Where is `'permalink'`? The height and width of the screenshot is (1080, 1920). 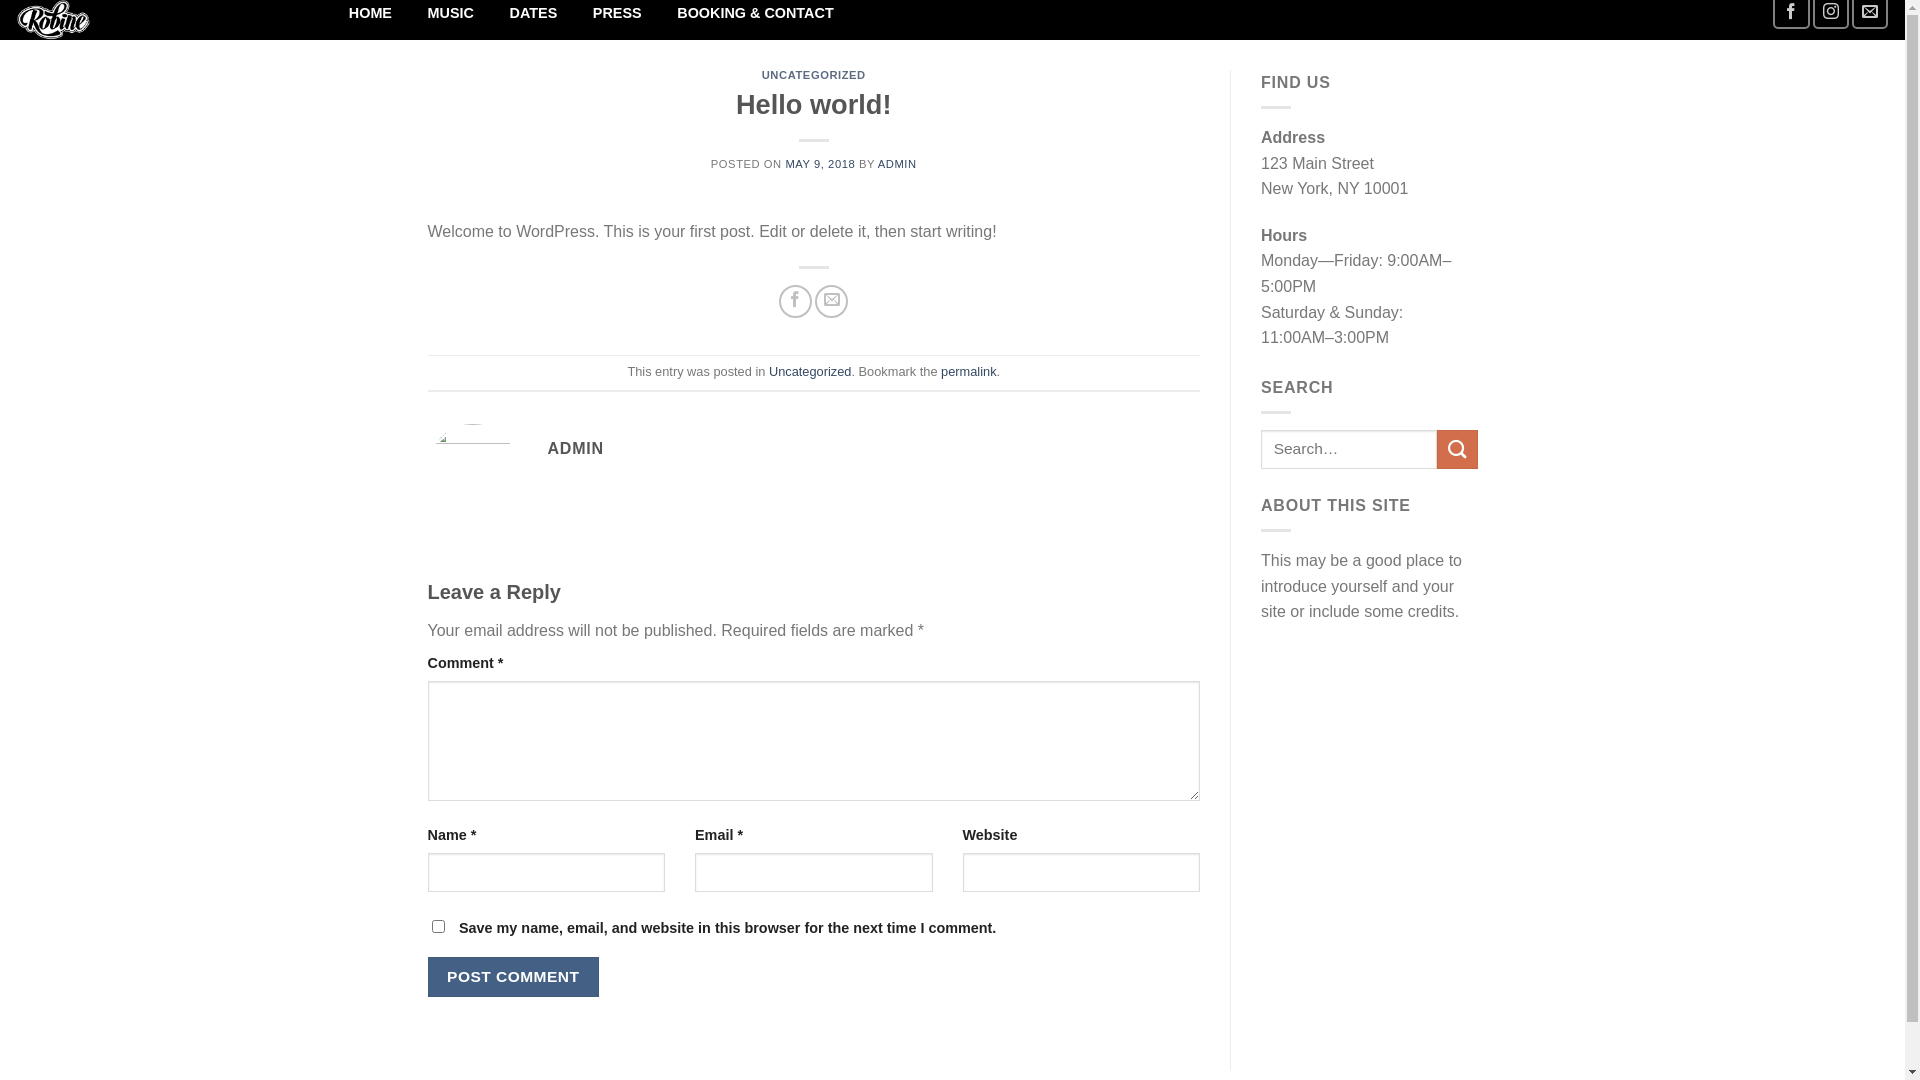 'permalink' is located at coordinates (968, 371).